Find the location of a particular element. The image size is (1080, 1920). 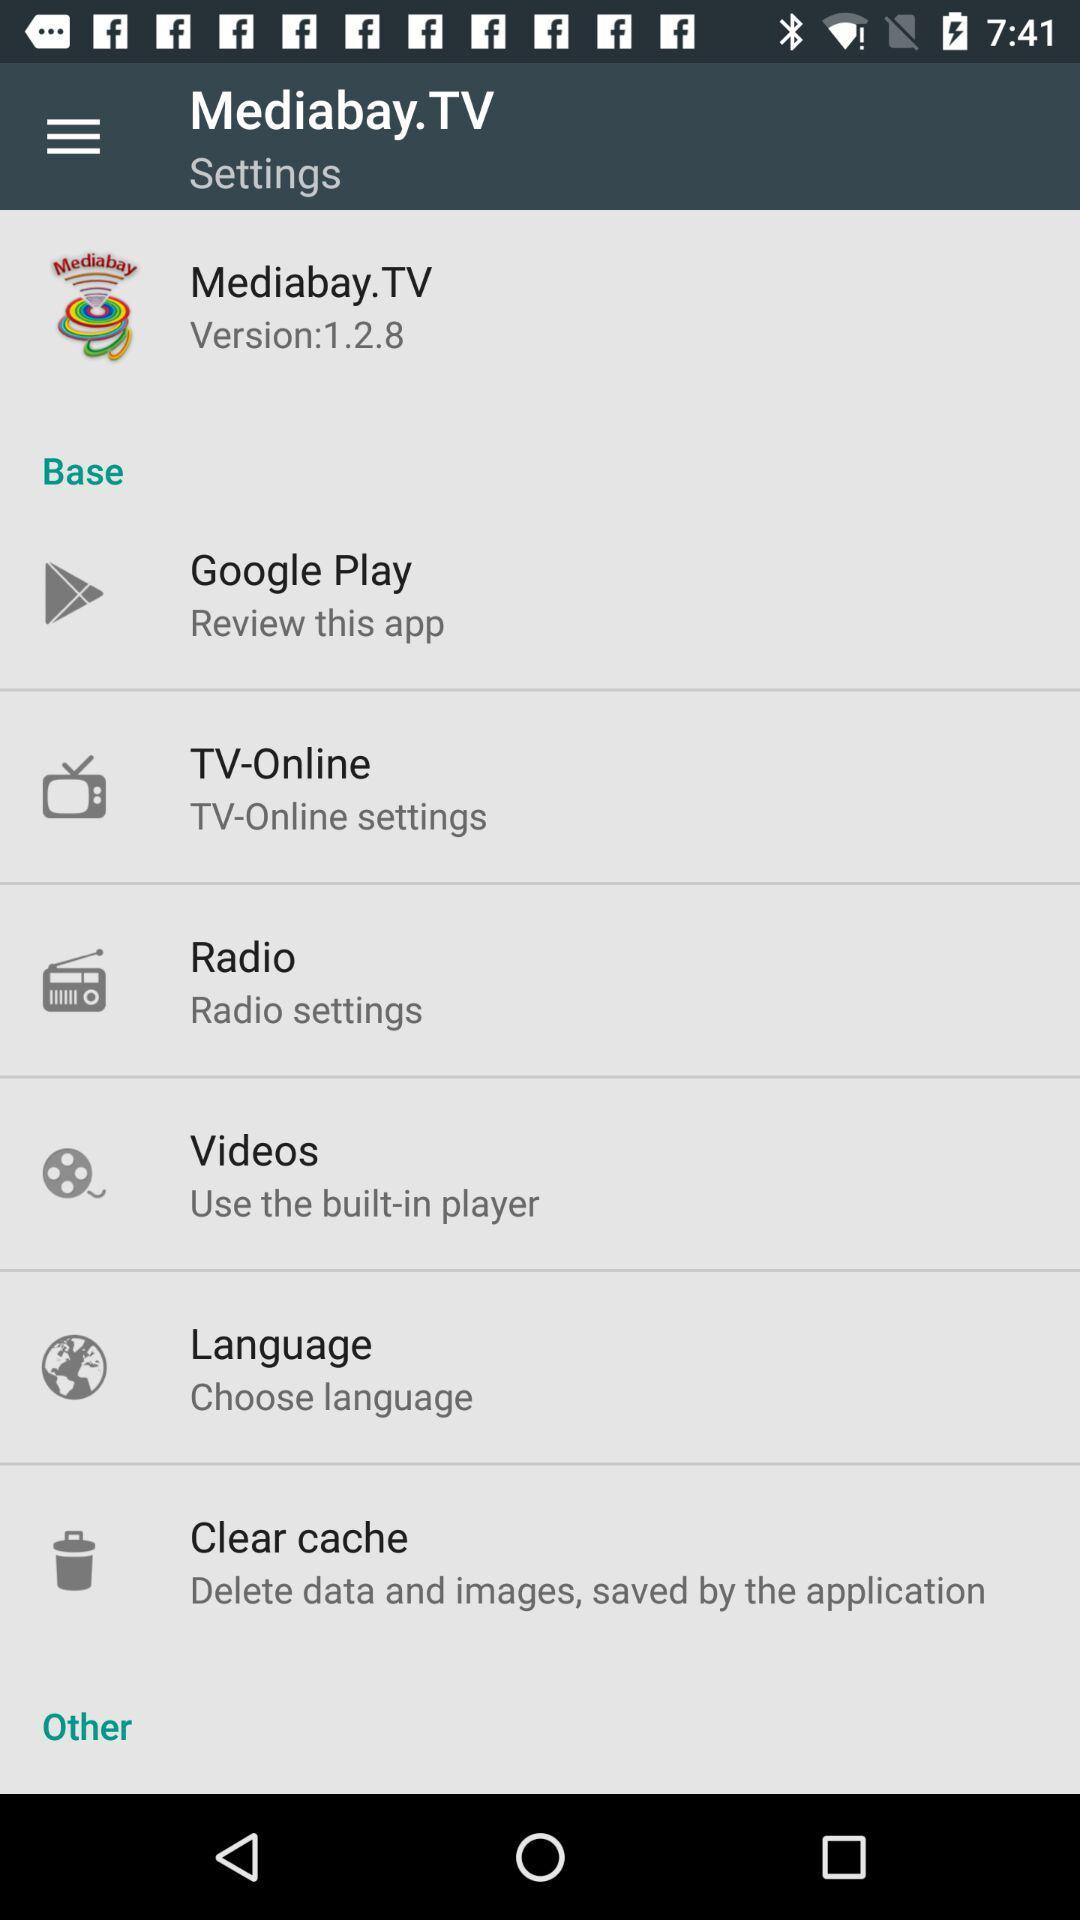

the item below videos icon is located at coordinates (364, 1201).